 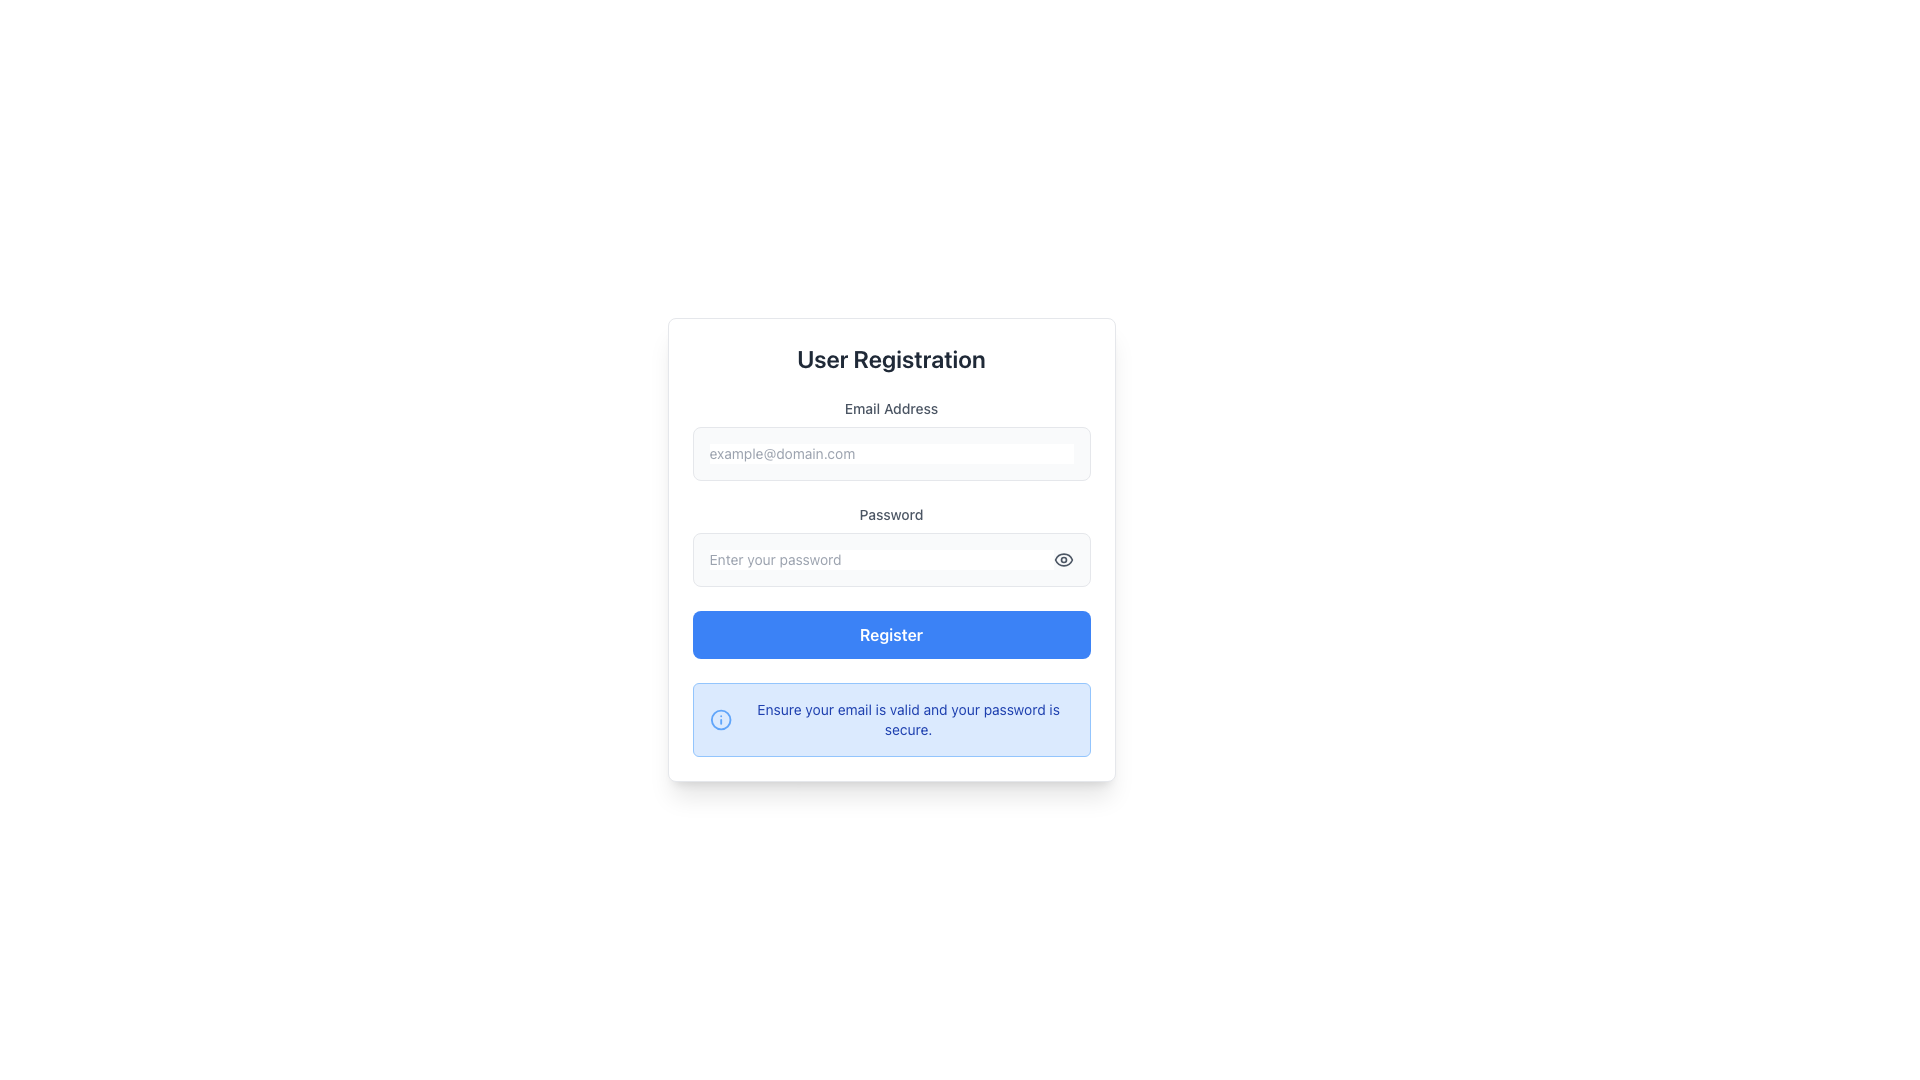 I want to click on the oval-shaped graphic styled as the perimeter of an eye icon located in the password input field area of the registration form, so click(x=1062, y=559).